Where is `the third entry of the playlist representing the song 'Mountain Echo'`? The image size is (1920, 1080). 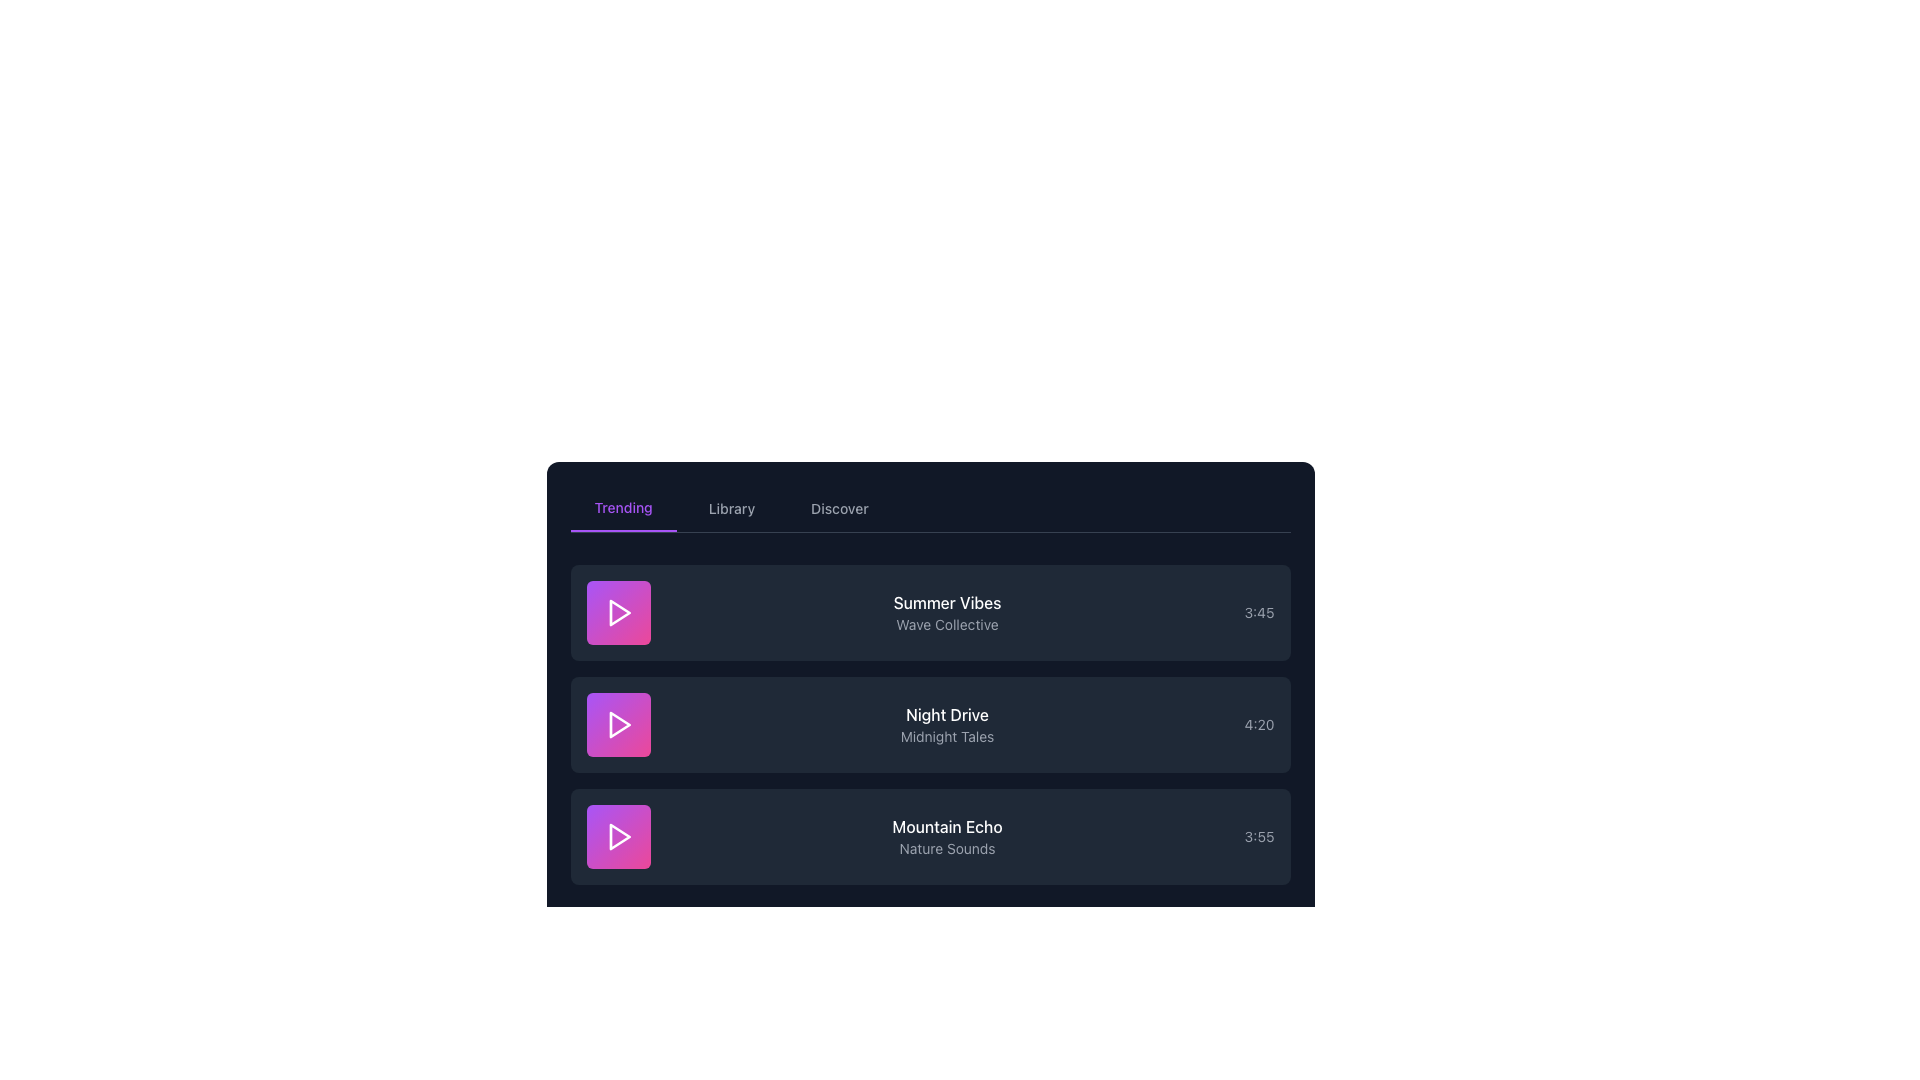
the third entry of the playlist representing the song 'Mountain Echo' is located at coordinates (929, 837).